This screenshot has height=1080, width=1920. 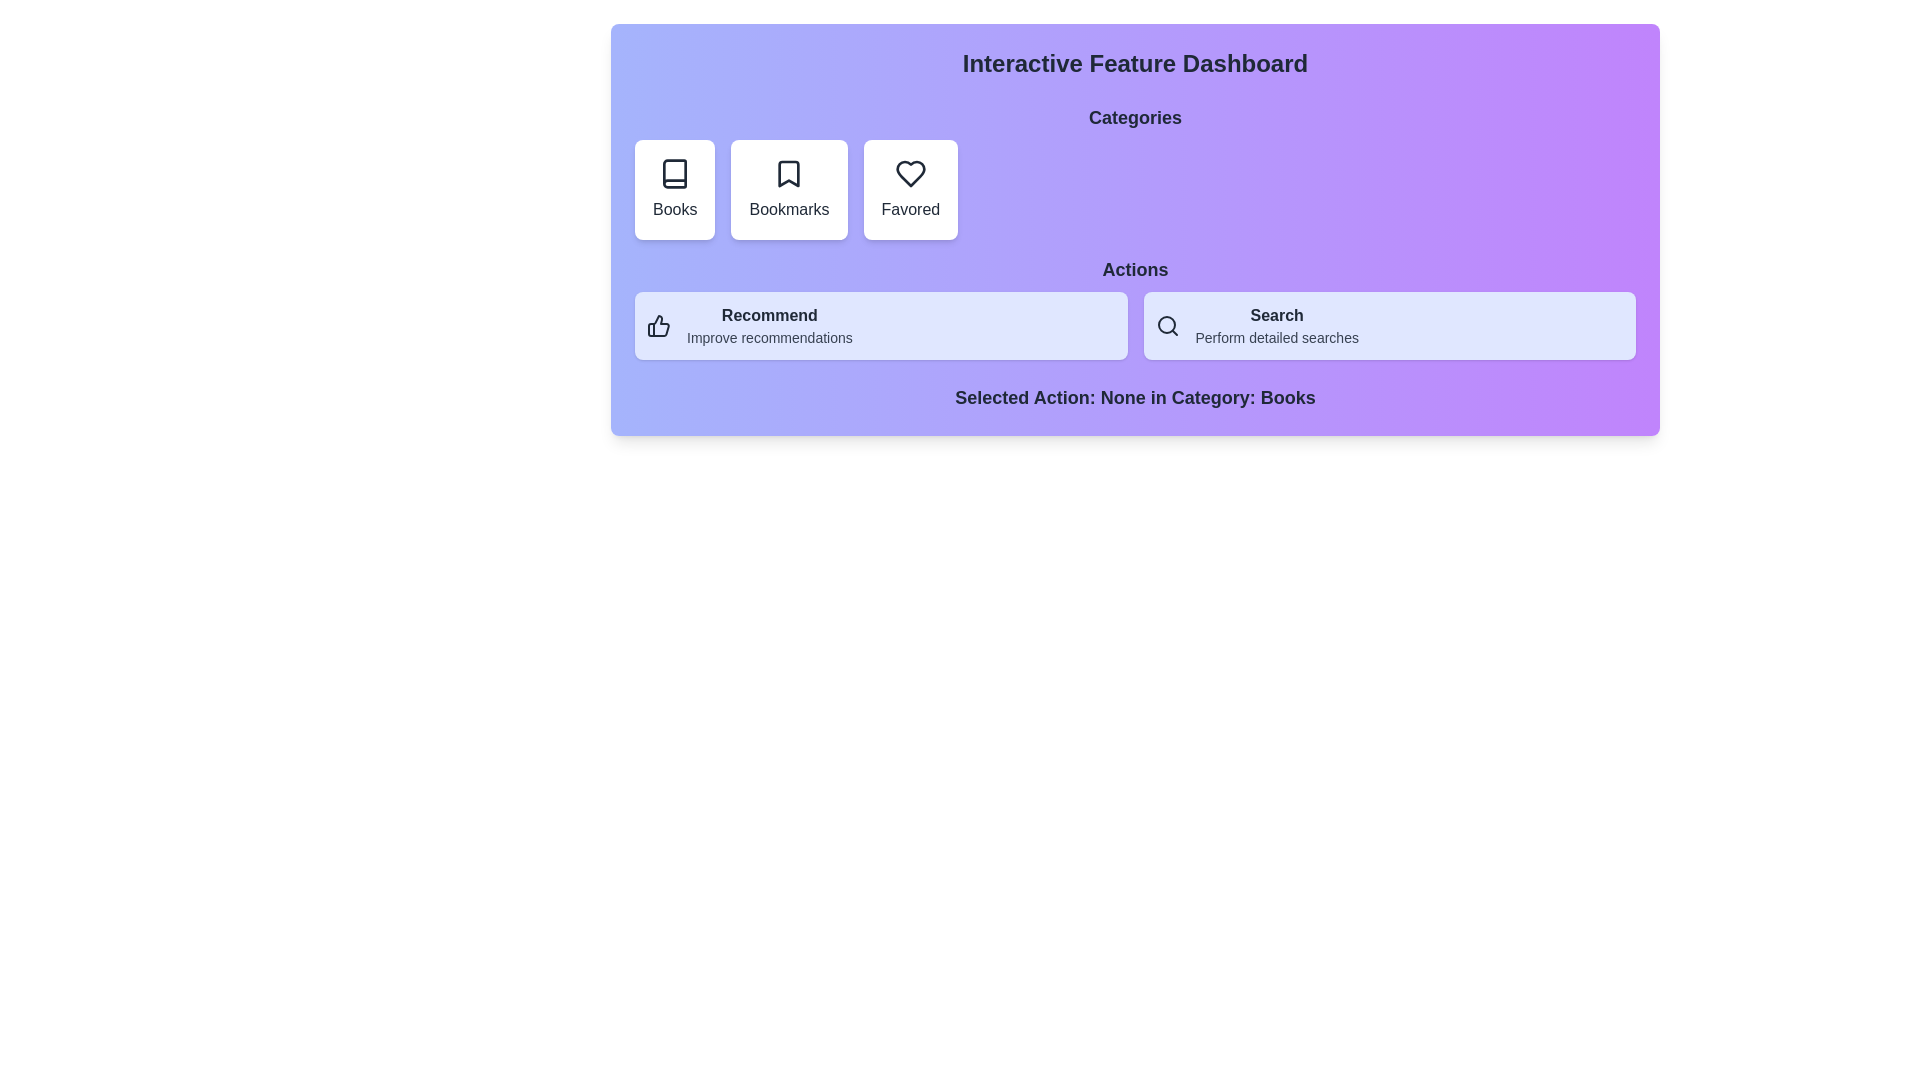 What do you see at coordinates (788, 172) in the screenshot?
I see `the bookmark icon, which is styled with a dark outline and resembles a ribbon or flag point, located in the second box under the 'Categories' heading labeled 'Bookmarks'` at bounding box center [788, 172].